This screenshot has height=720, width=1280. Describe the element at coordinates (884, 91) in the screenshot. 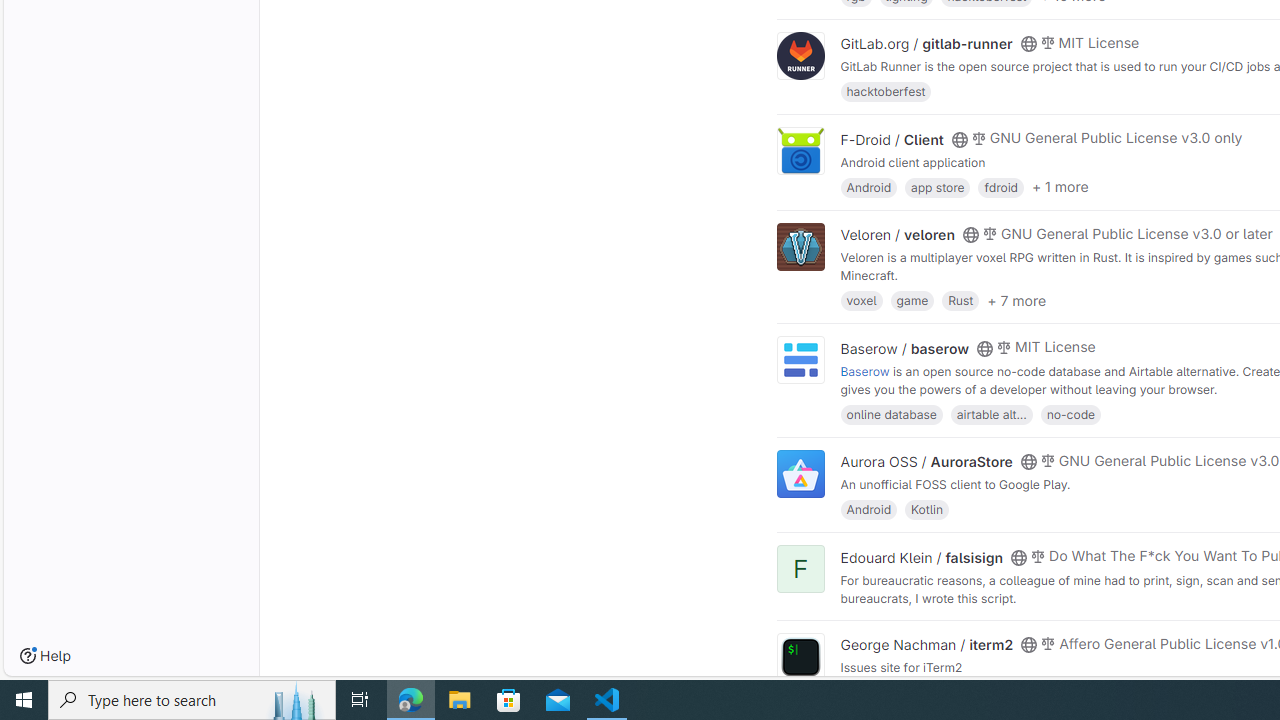

I see `'hacktoberfest'` at that location.